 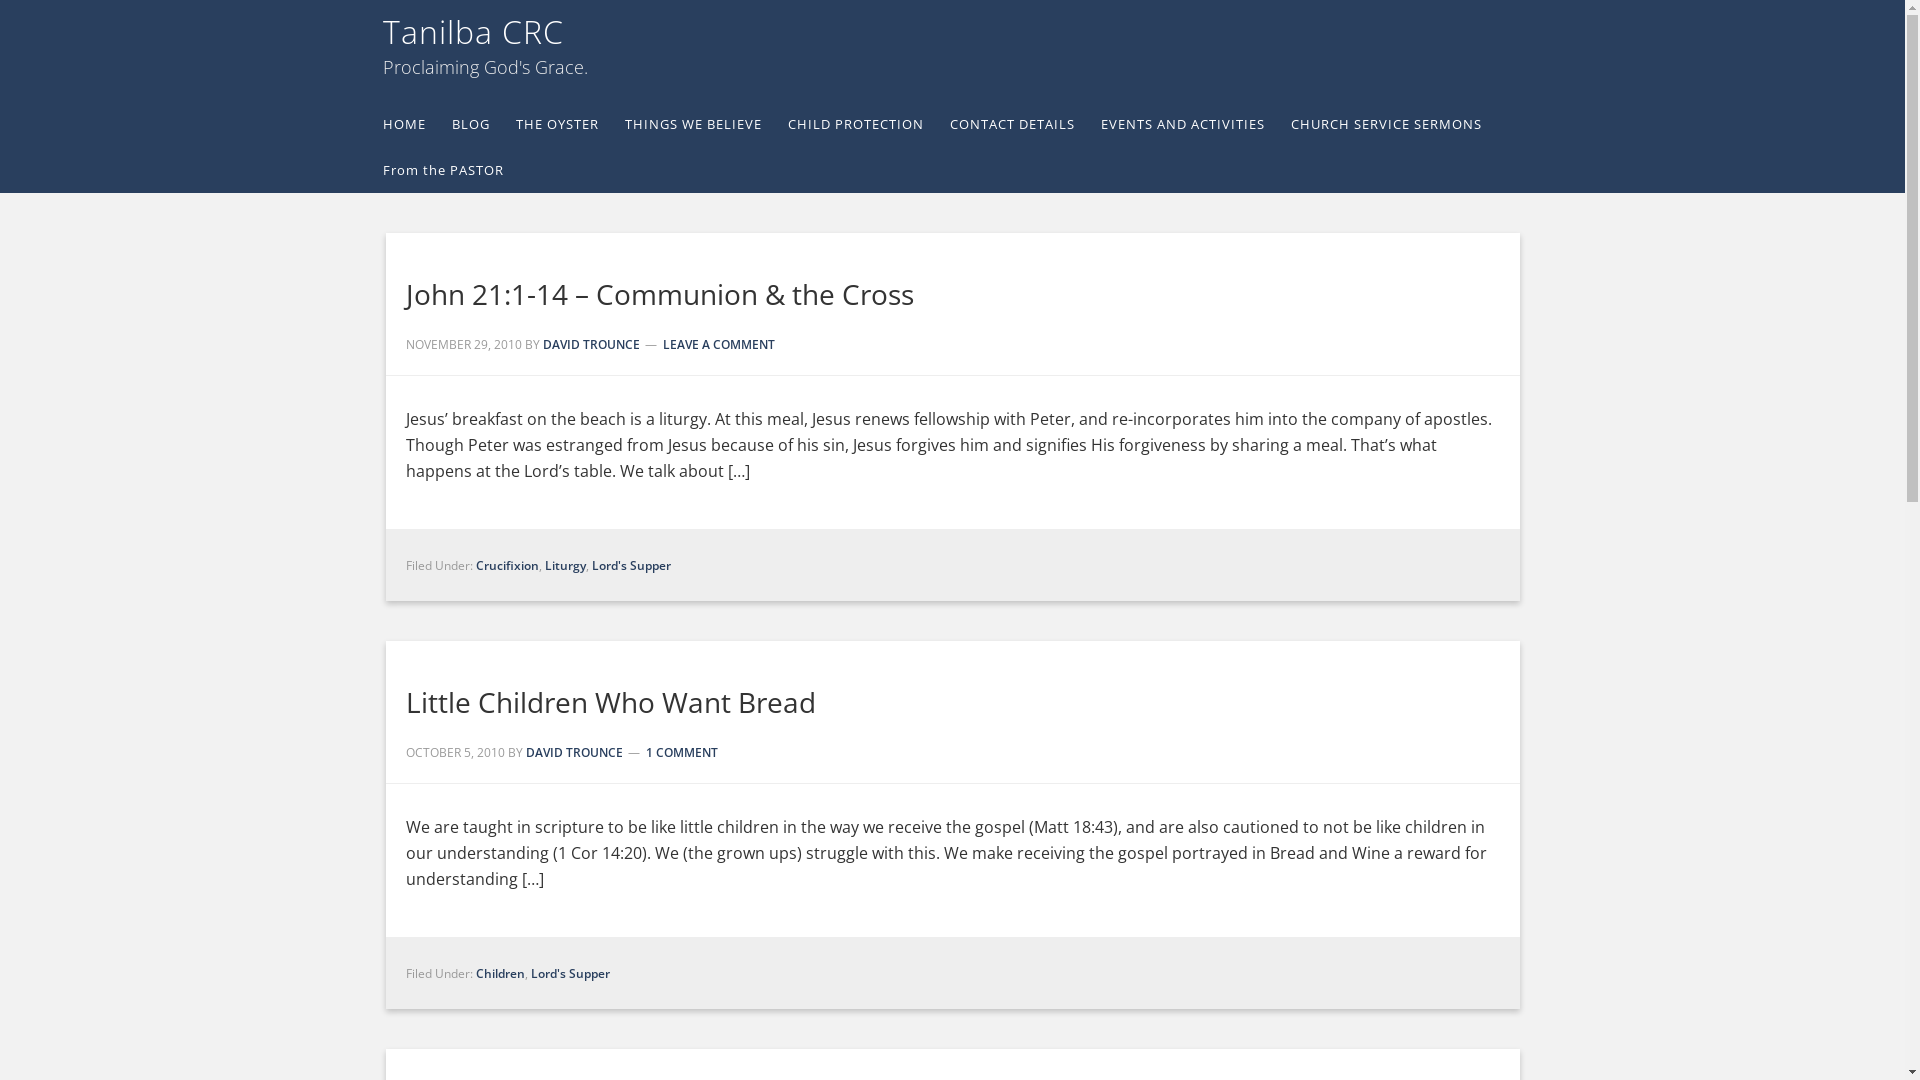 I want to click on 'CHILD PROTECTION', so click(x=868, y=124).